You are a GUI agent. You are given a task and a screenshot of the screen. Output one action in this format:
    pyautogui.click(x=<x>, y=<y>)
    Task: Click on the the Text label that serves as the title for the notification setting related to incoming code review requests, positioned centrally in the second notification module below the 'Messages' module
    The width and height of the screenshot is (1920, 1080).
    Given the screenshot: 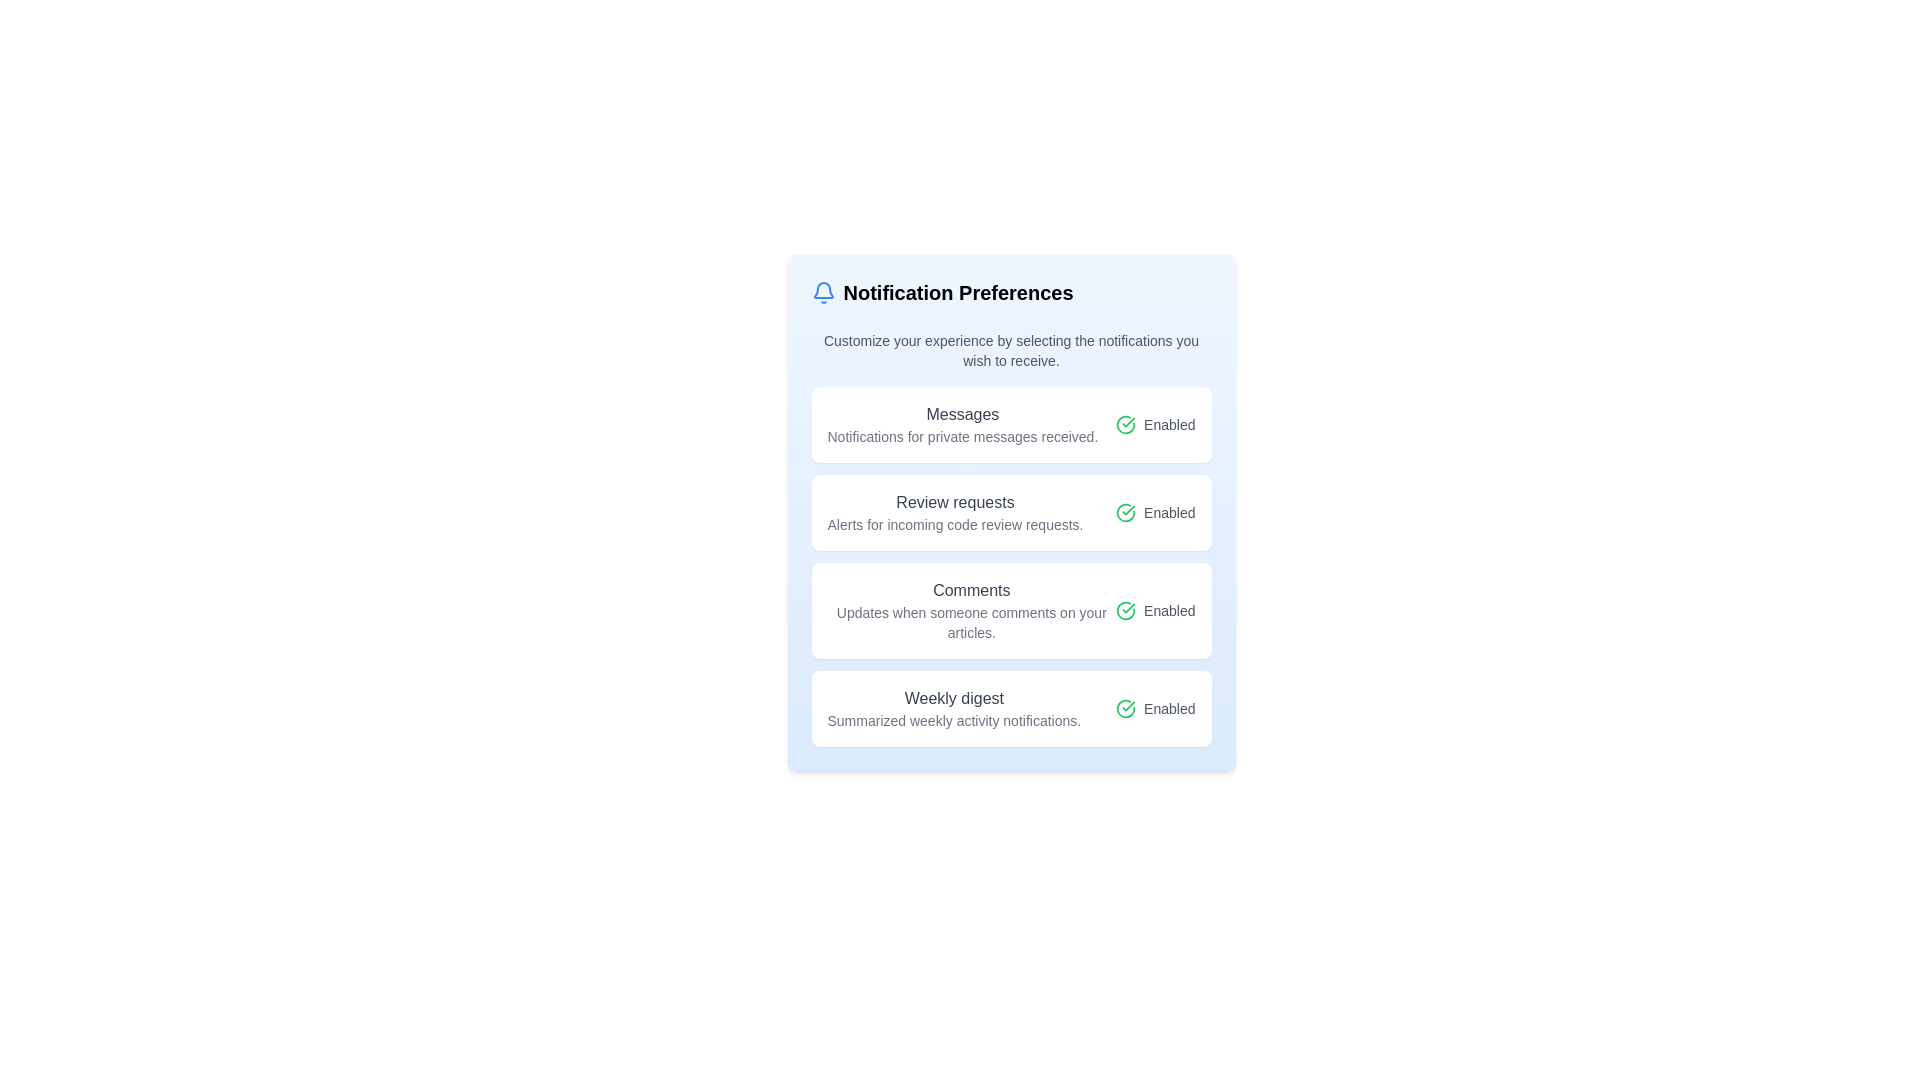 What is the action you would take?
    pyautogui.click(x=954, y=501)
    